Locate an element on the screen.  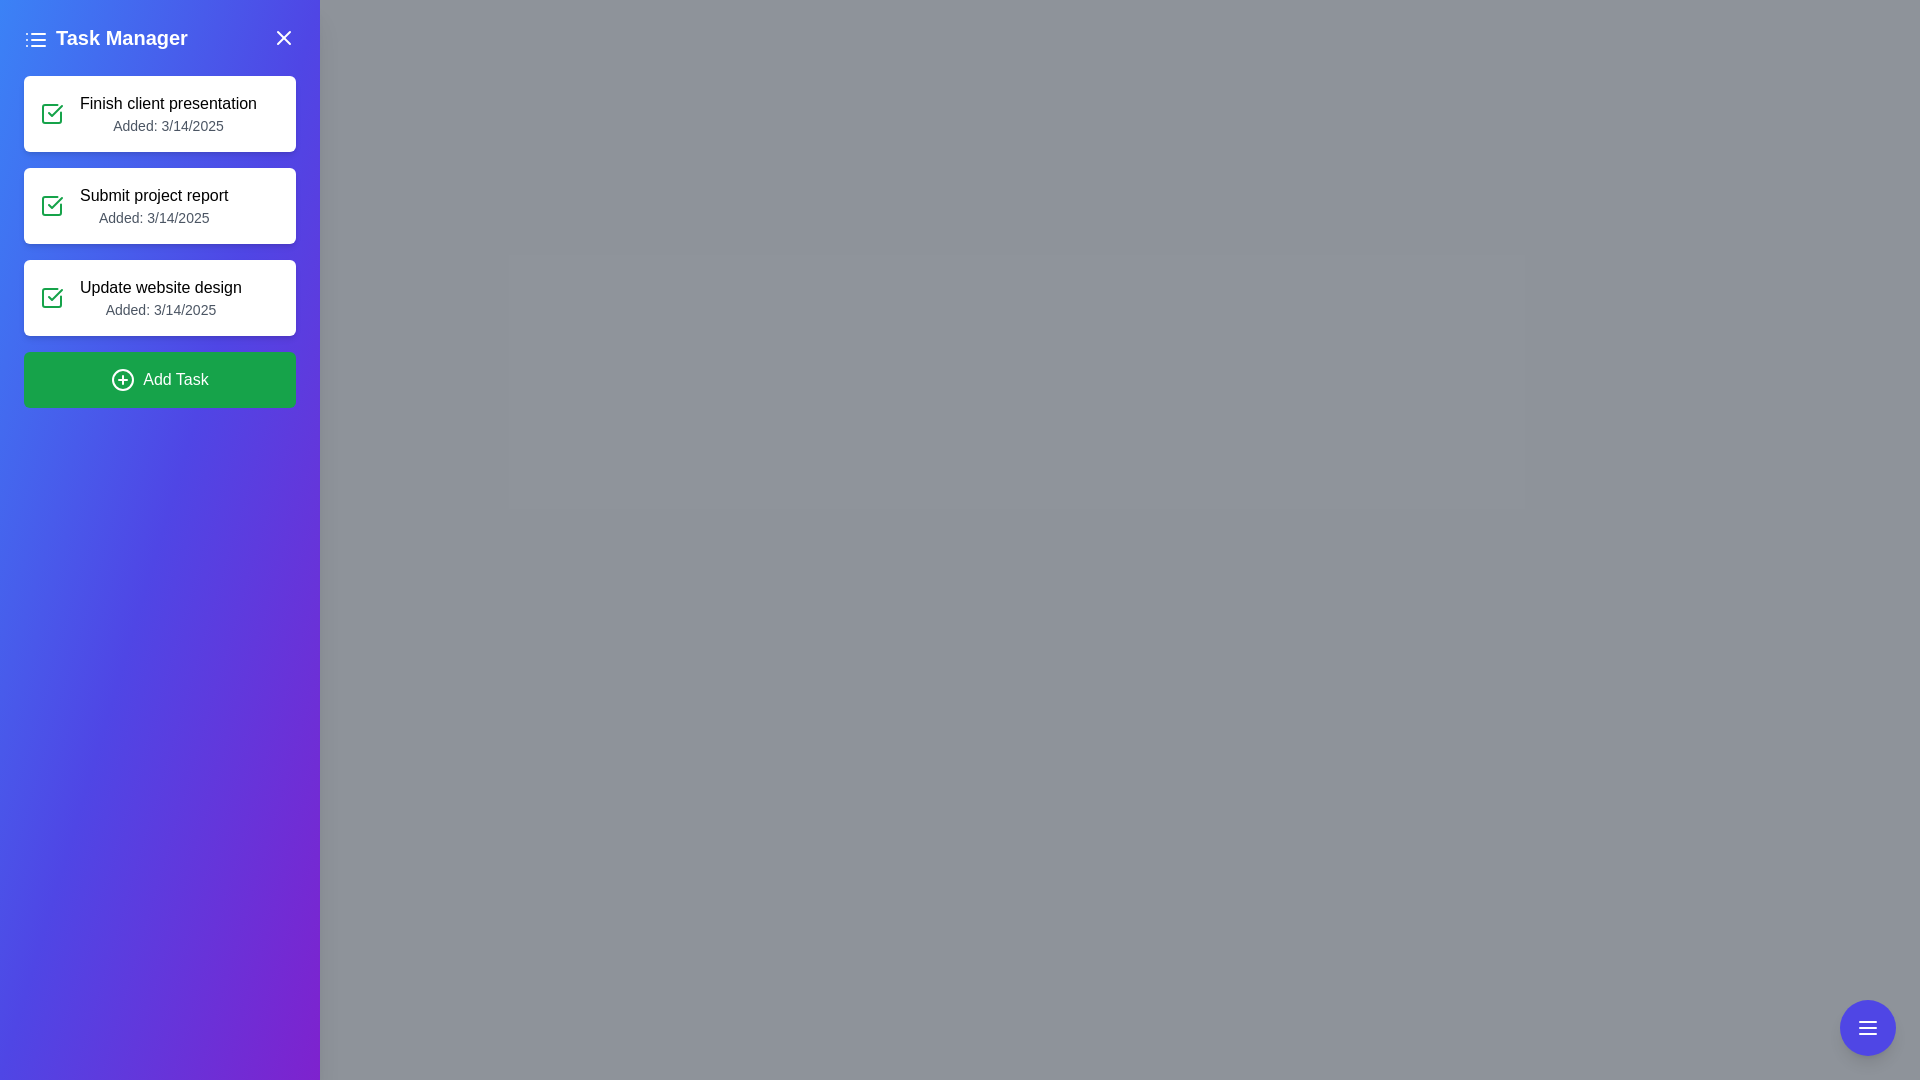
the second task item in the Task Manager side panel is located at coordinates (158, 241).